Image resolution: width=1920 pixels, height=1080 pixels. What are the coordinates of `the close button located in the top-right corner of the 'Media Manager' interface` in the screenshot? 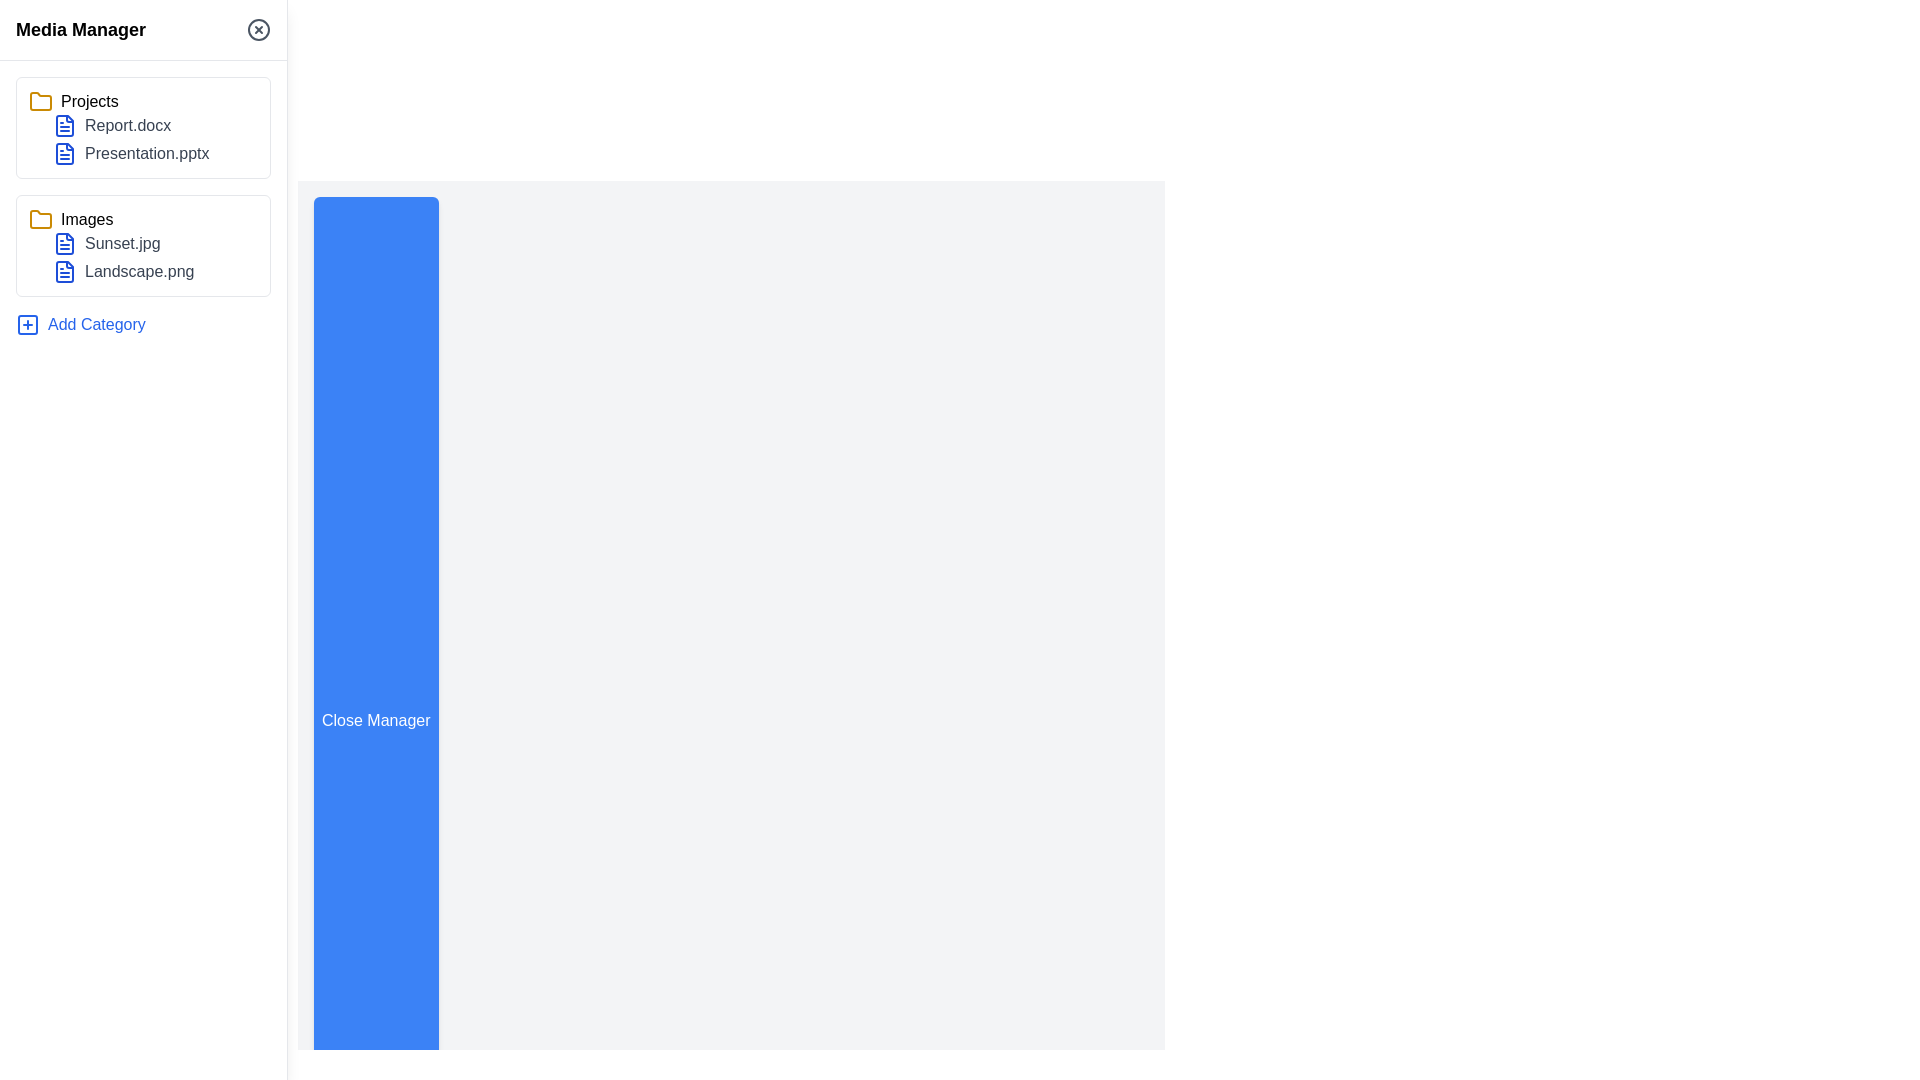 It's located at (258, 30).